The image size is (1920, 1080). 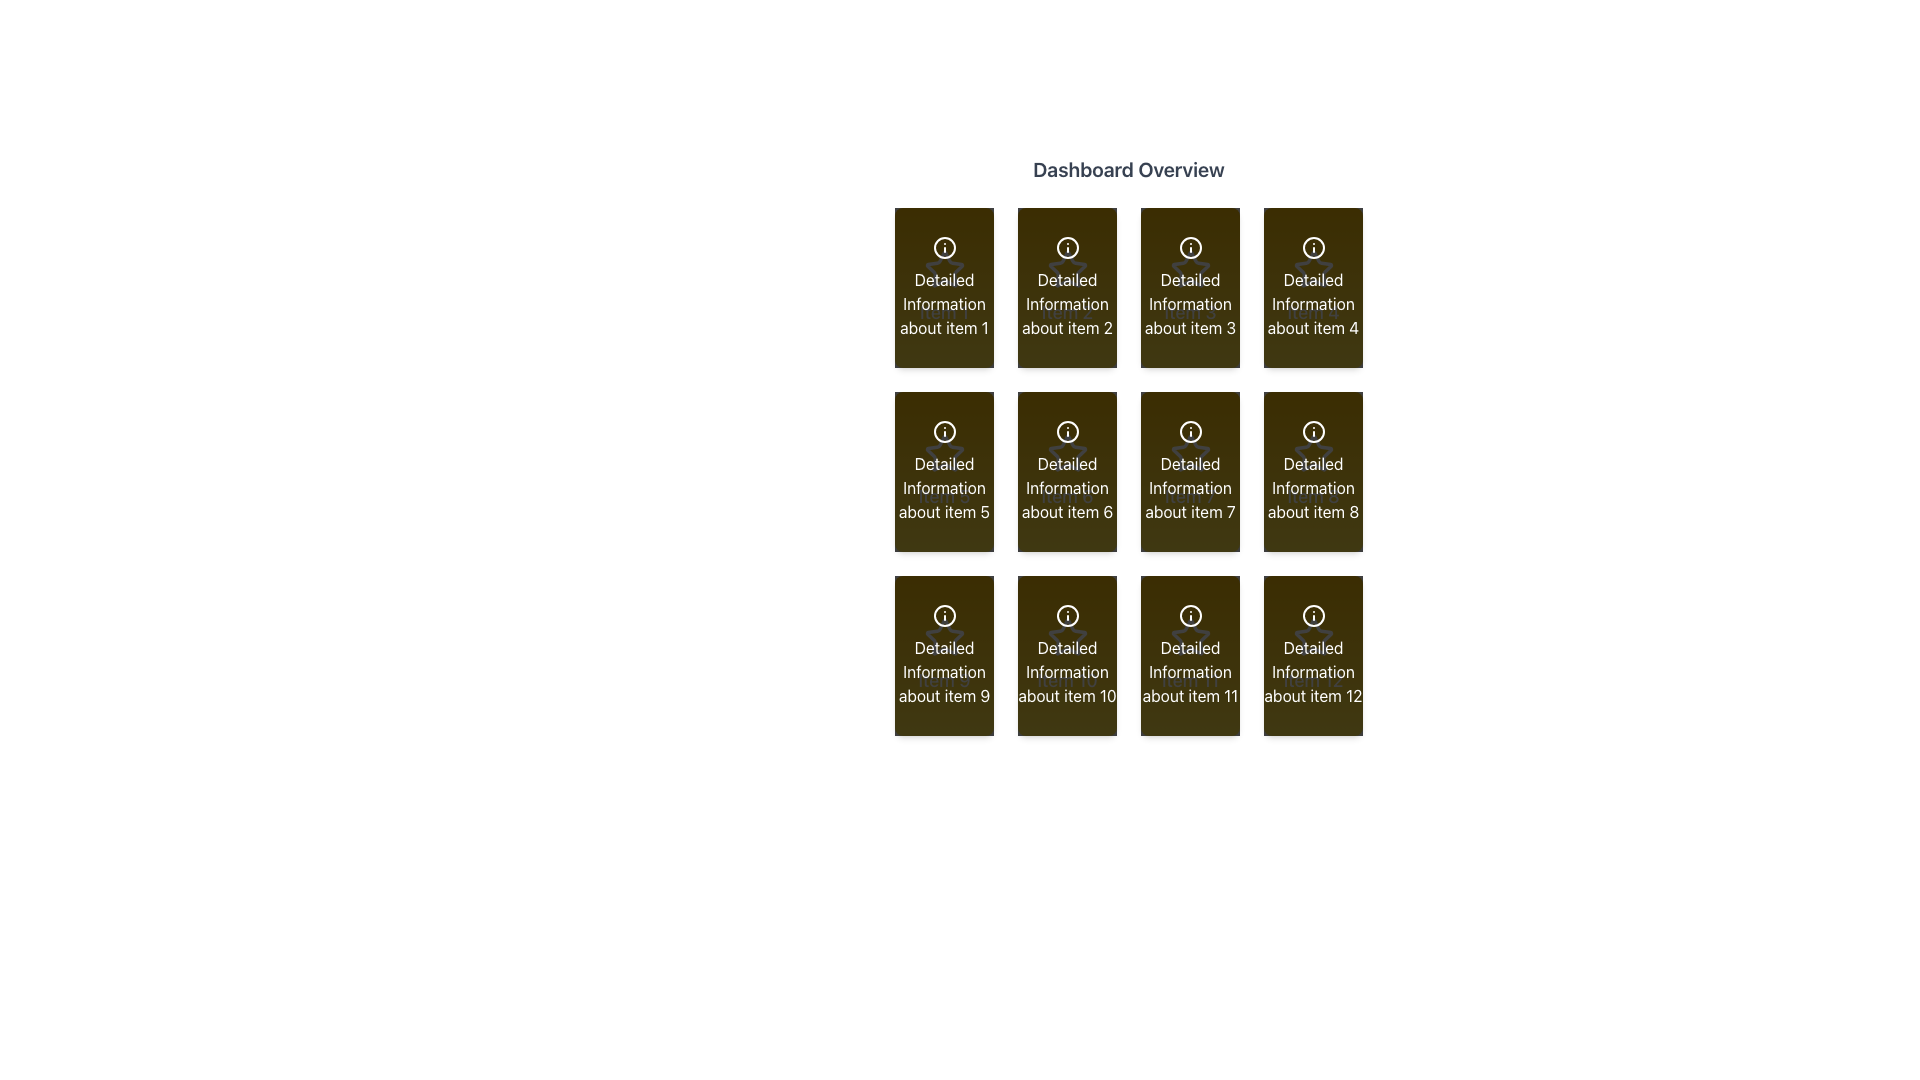 What do you see at coordinates (1190, 488) in the screenshot?
I see `the label that provides additional information about a specific item in the center row of a 3x4 grid layout, specifically at the third position from the left` at bounding box center [1190, 488].